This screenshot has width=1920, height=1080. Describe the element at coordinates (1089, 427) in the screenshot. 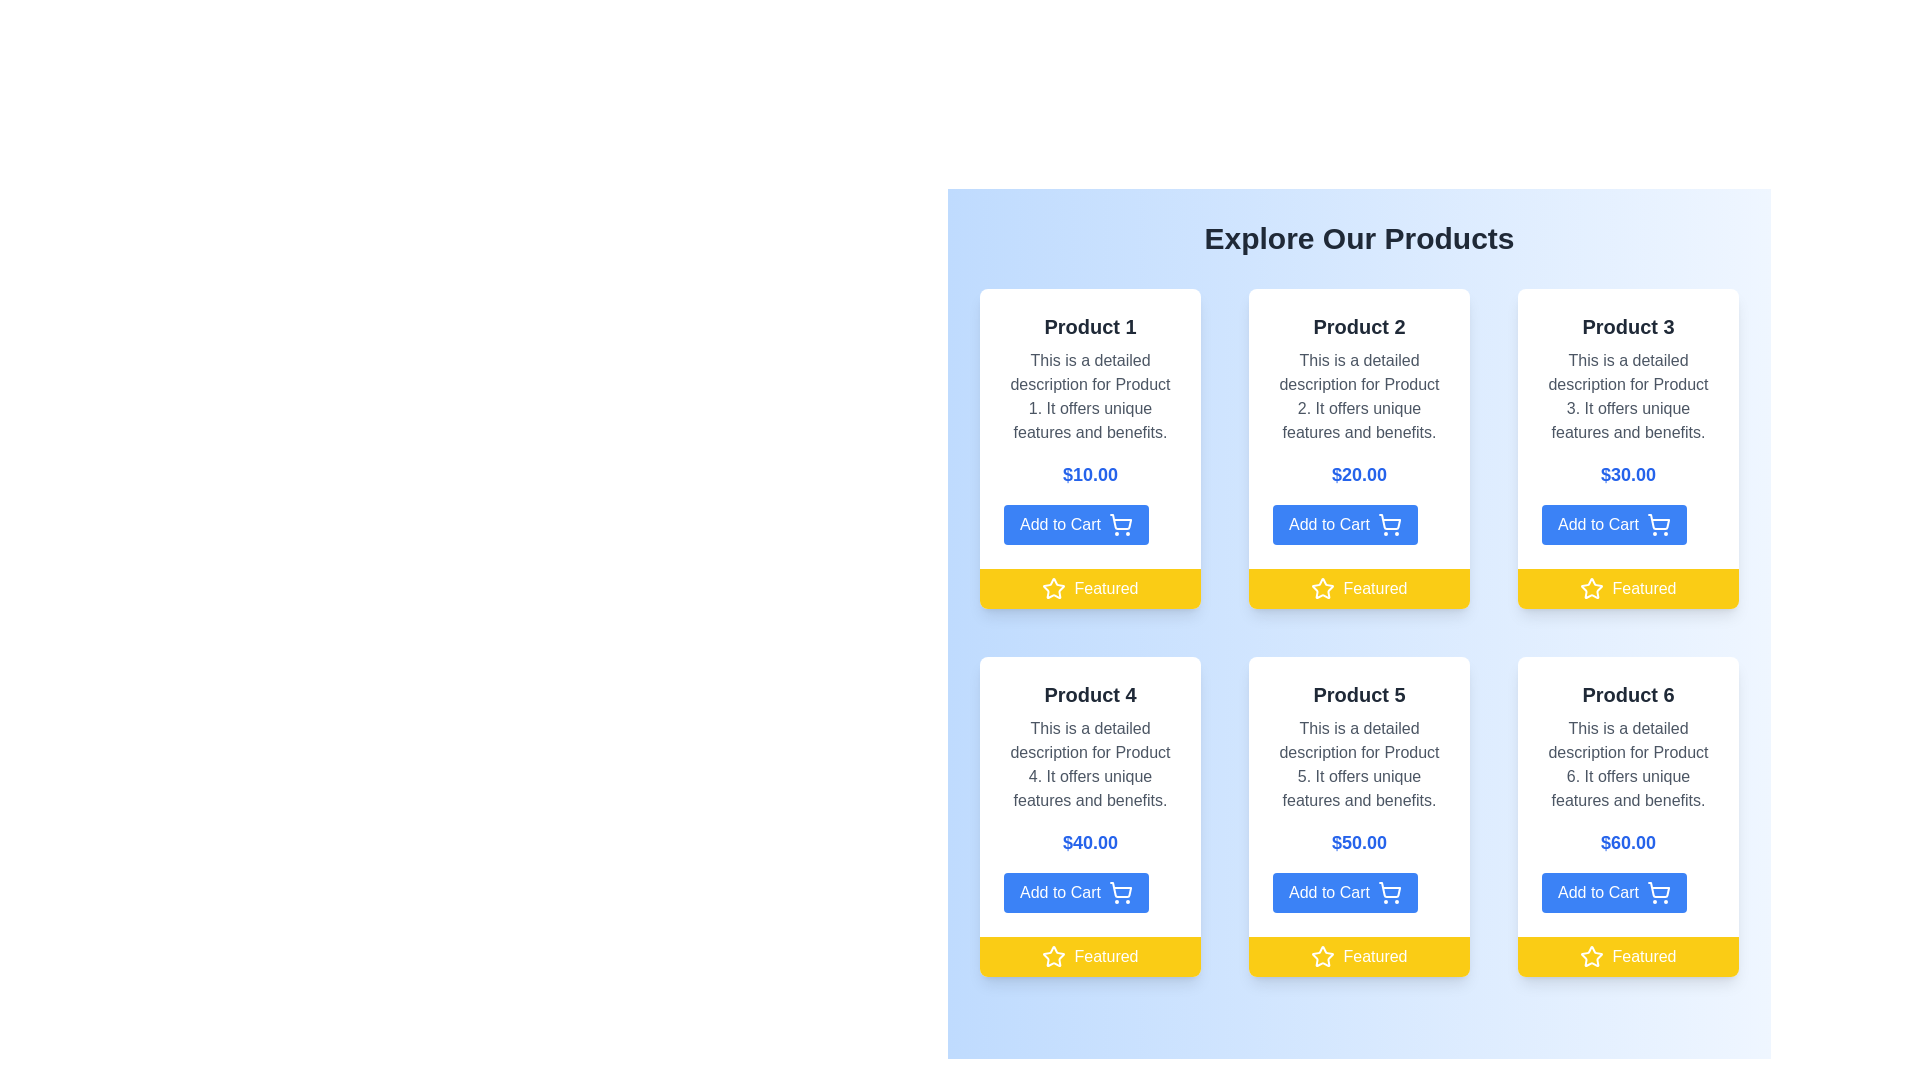

I see `product description from the product card labeled 'Product 1', which is located in the first column of the first row of the grid layout` at that location.